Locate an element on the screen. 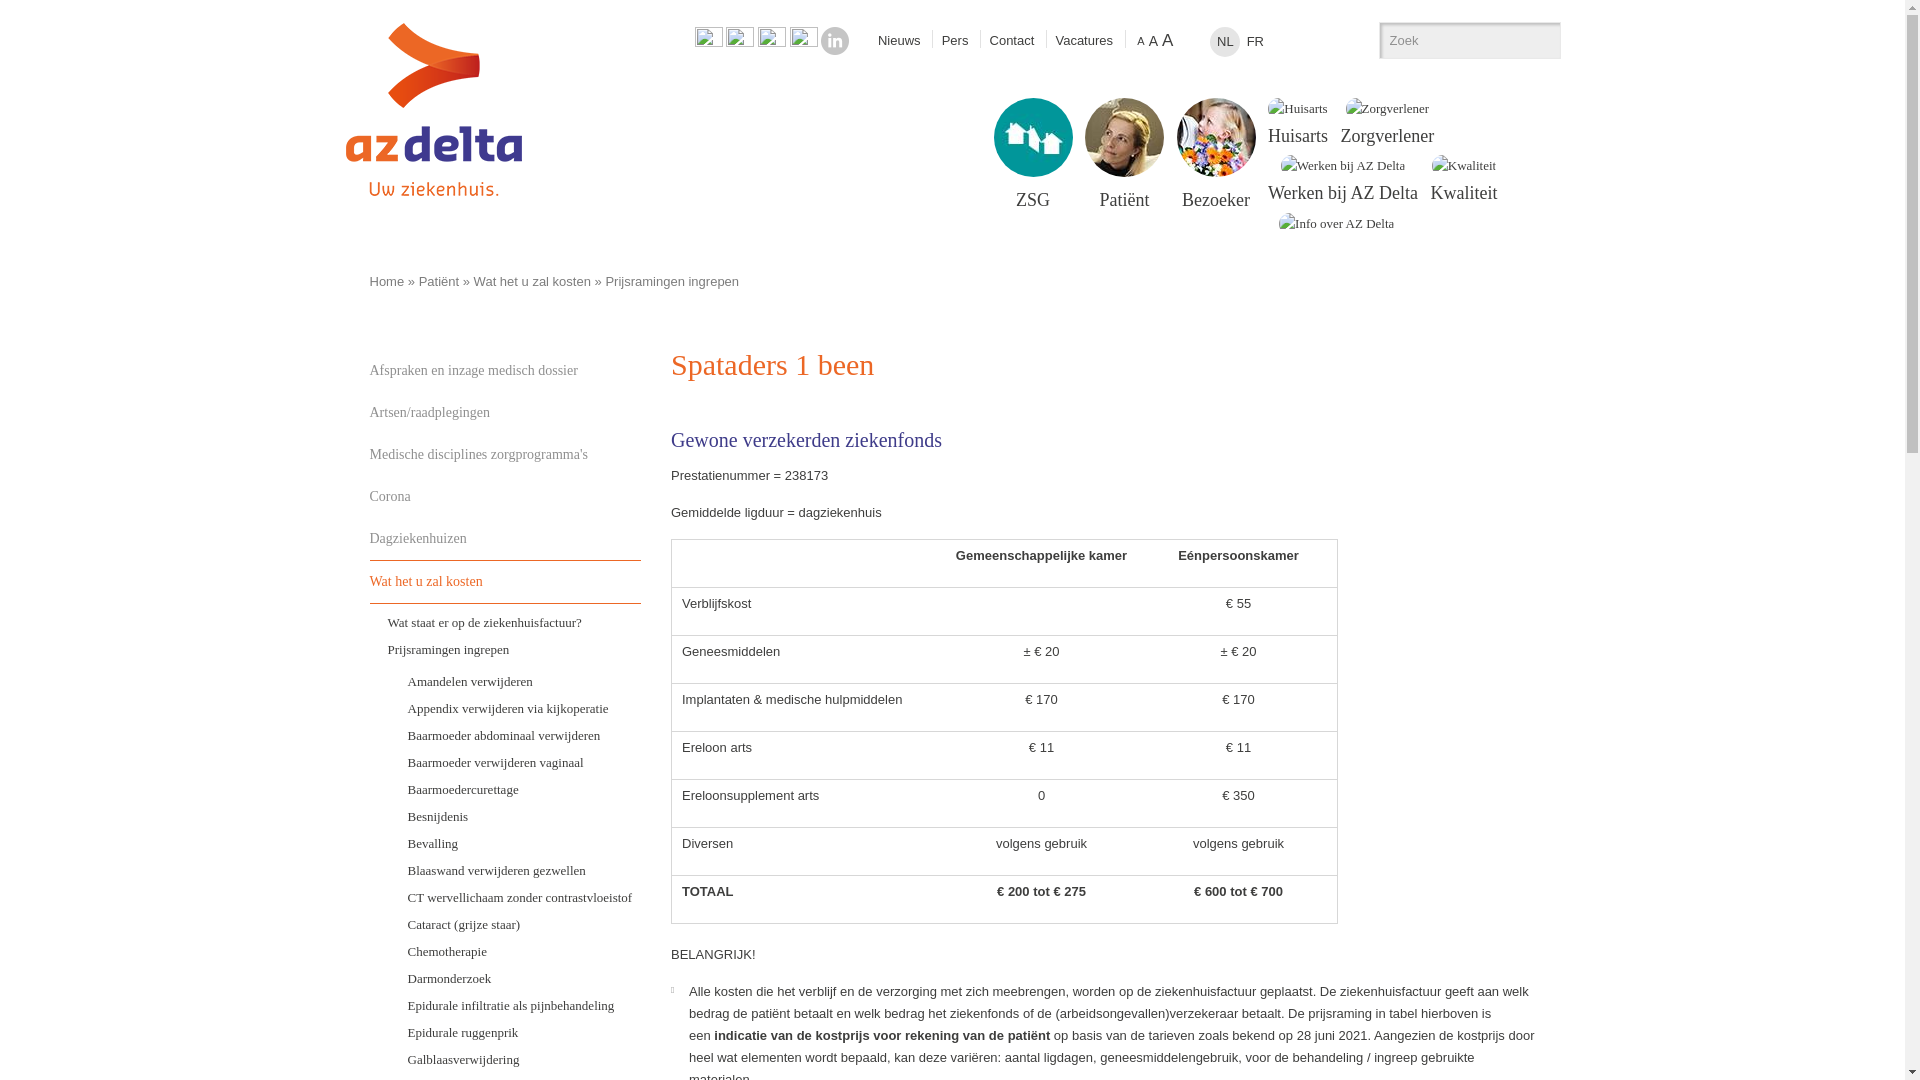 Image resolution: width=1920 pixels, height=1080 pixels. 'Wat het u zal kosten' is located at coordinates (369, 581).